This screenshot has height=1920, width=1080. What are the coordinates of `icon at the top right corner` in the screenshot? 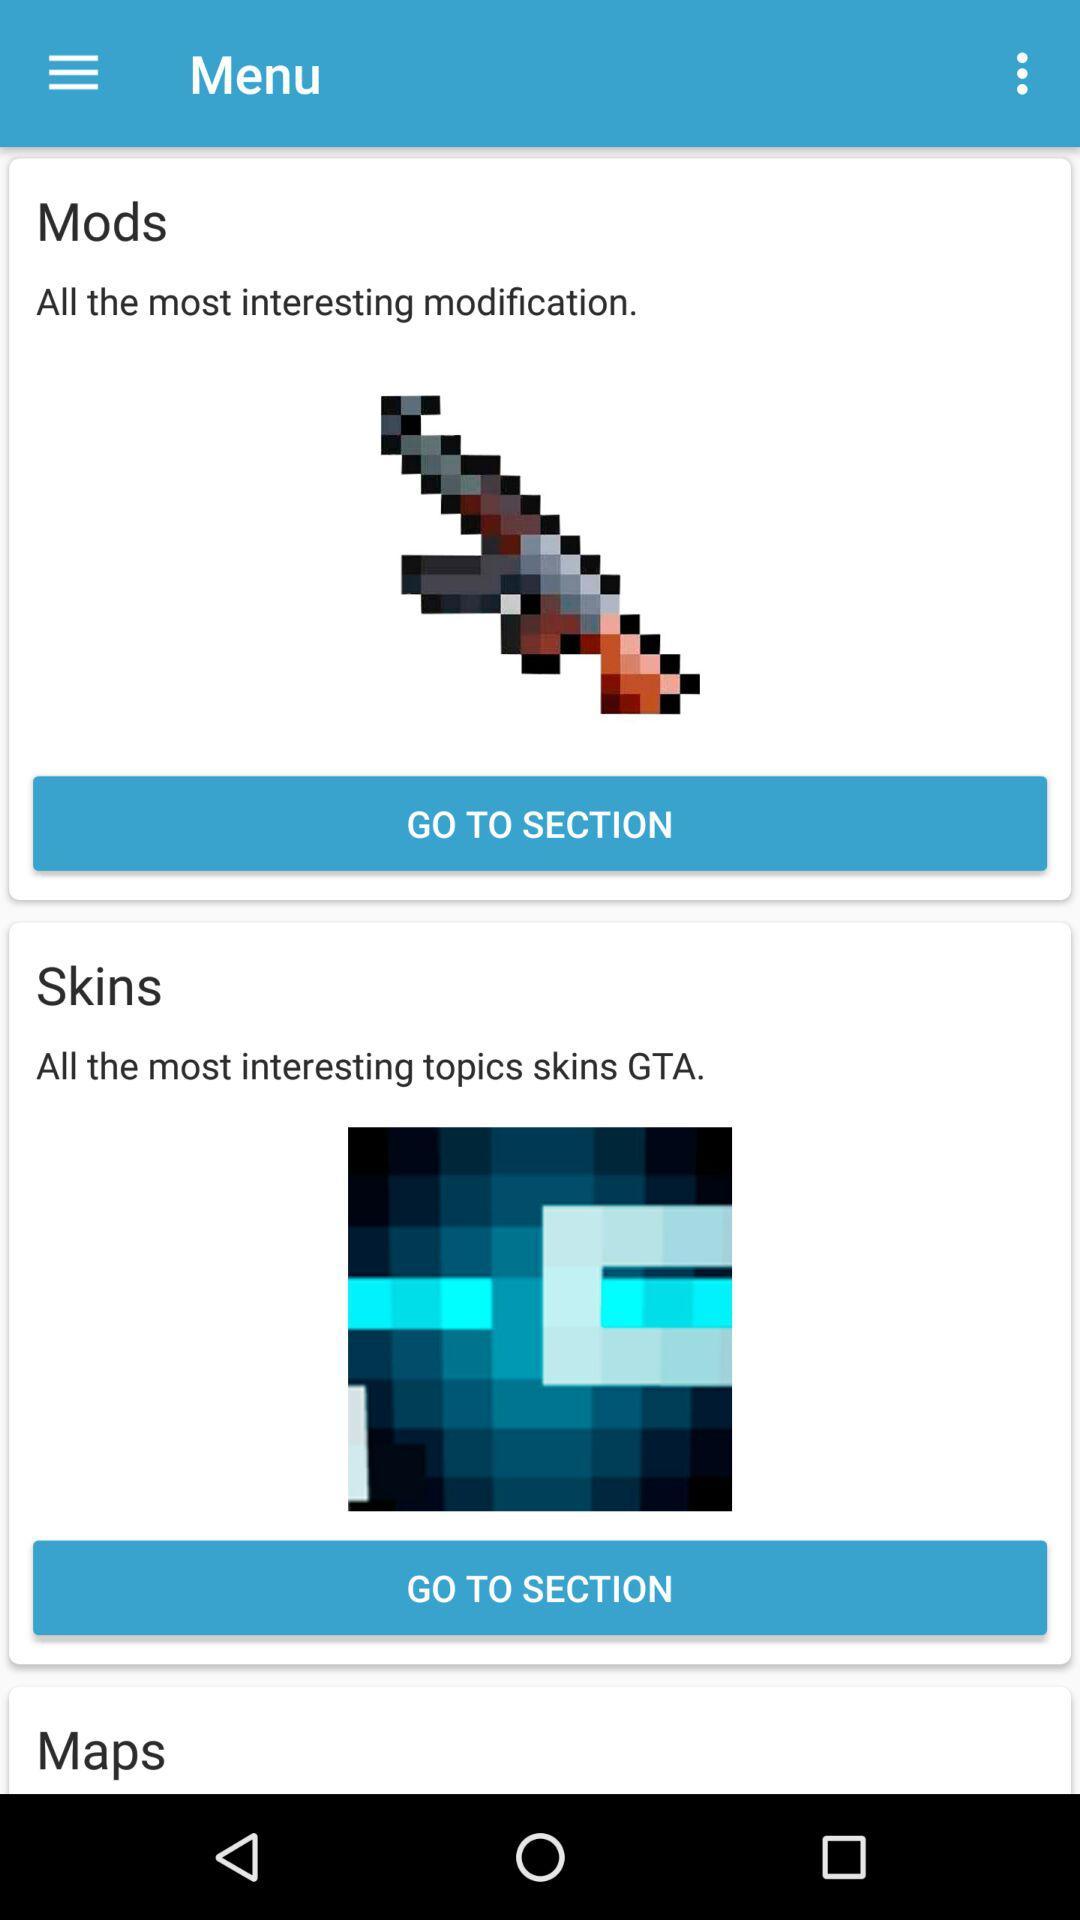 It's located at (1027, 73).